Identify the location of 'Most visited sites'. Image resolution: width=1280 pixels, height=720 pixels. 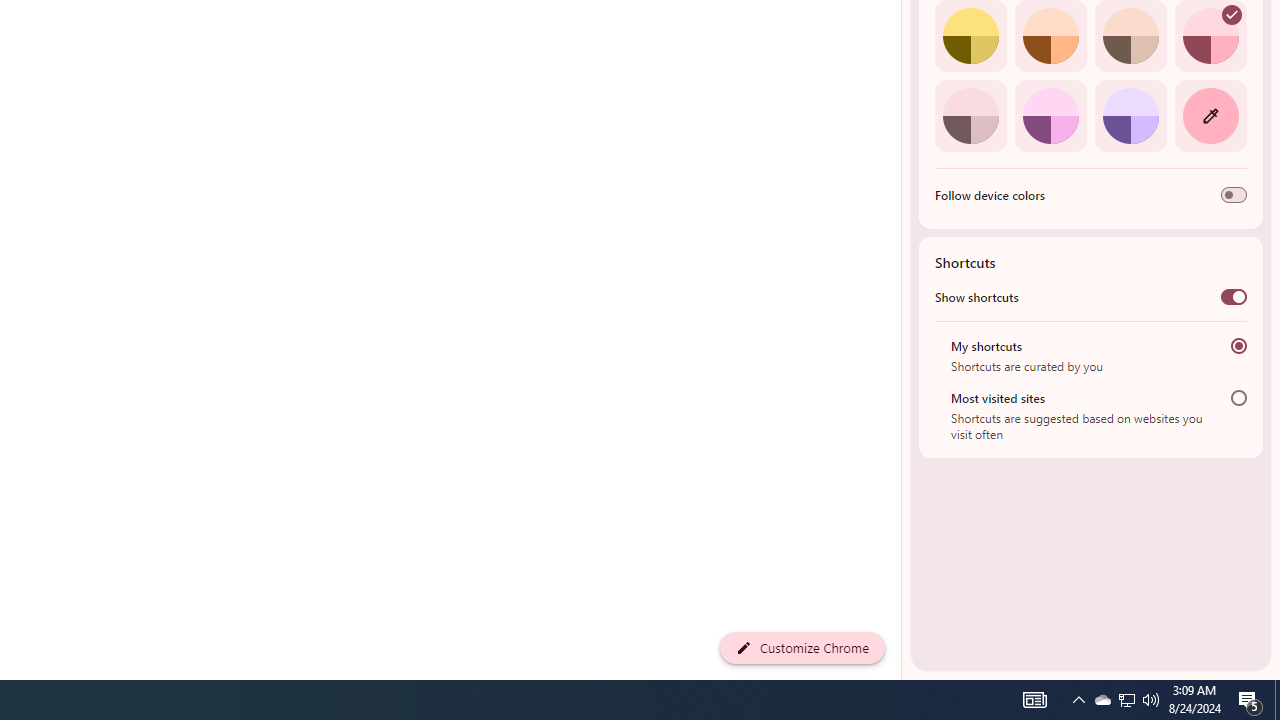
(1238, 398).